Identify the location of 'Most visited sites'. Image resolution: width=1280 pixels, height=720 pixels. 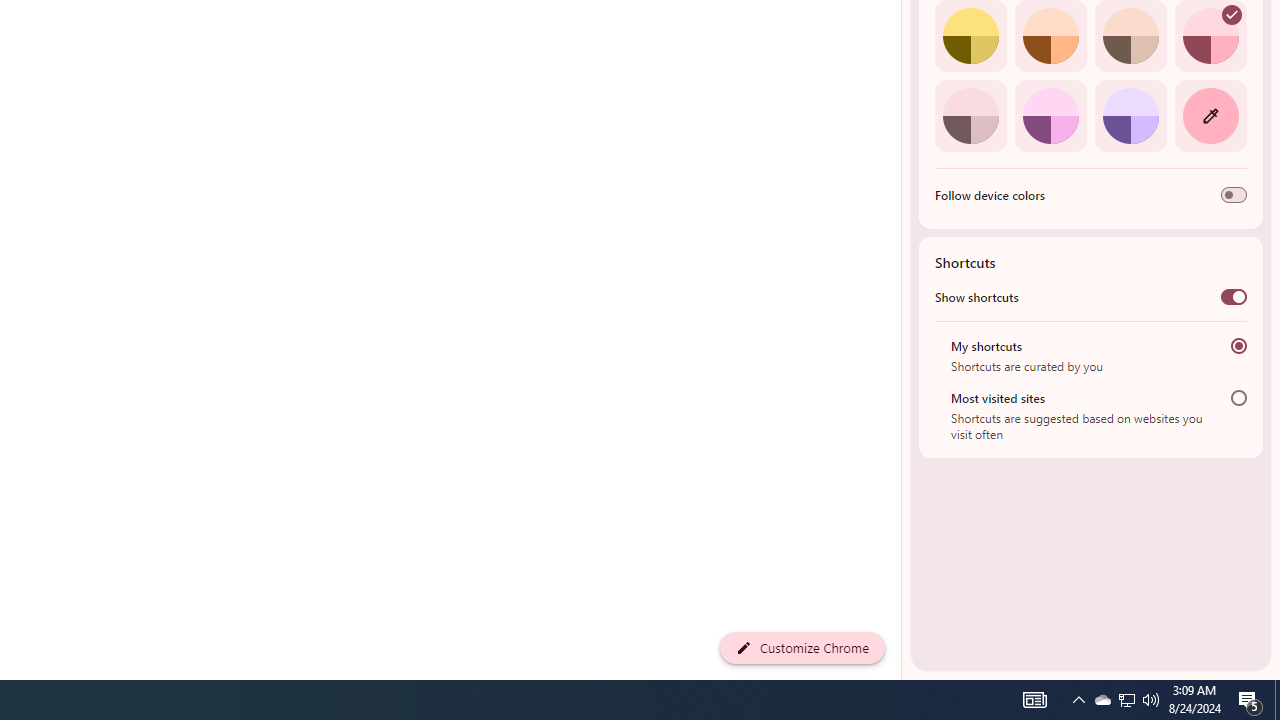
(1238, 398).